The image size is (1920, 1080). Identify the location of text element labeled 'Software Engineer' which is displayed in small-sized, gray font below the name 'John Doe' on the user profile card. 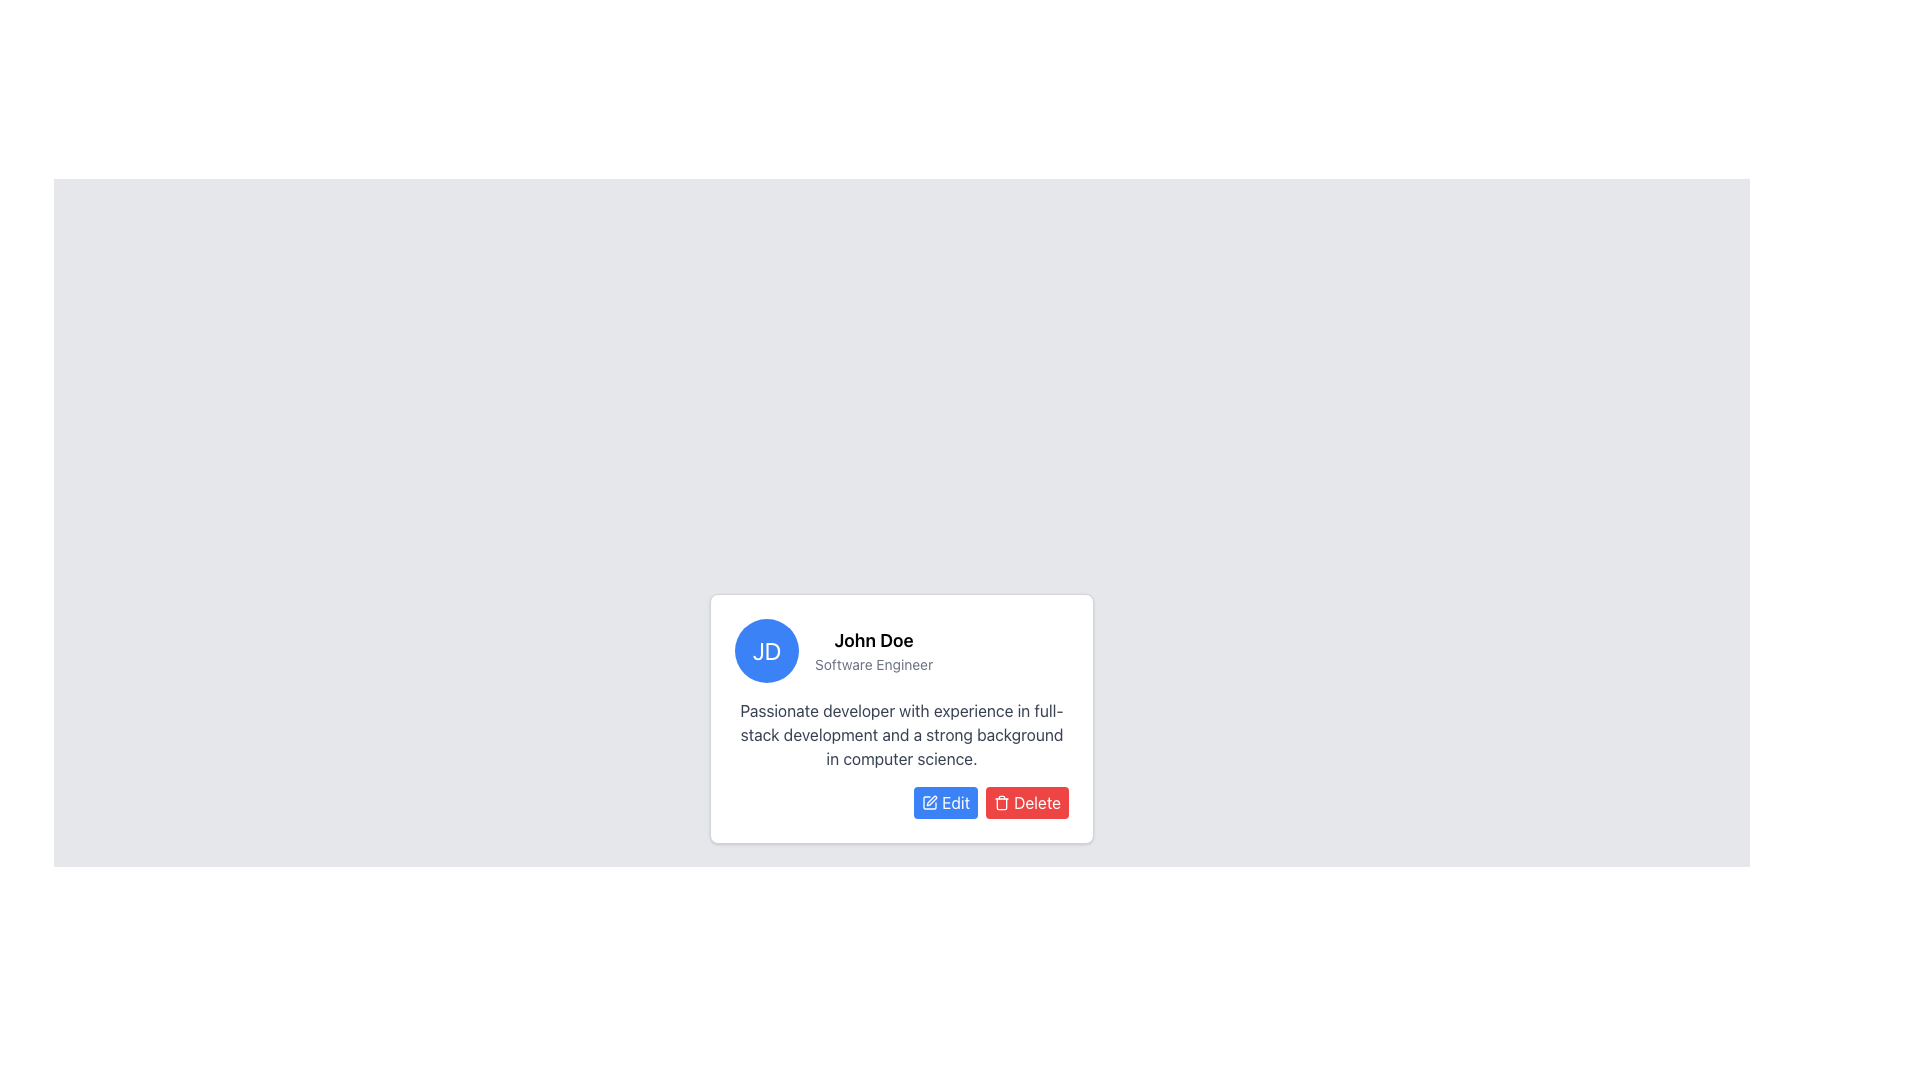
(874, 664).